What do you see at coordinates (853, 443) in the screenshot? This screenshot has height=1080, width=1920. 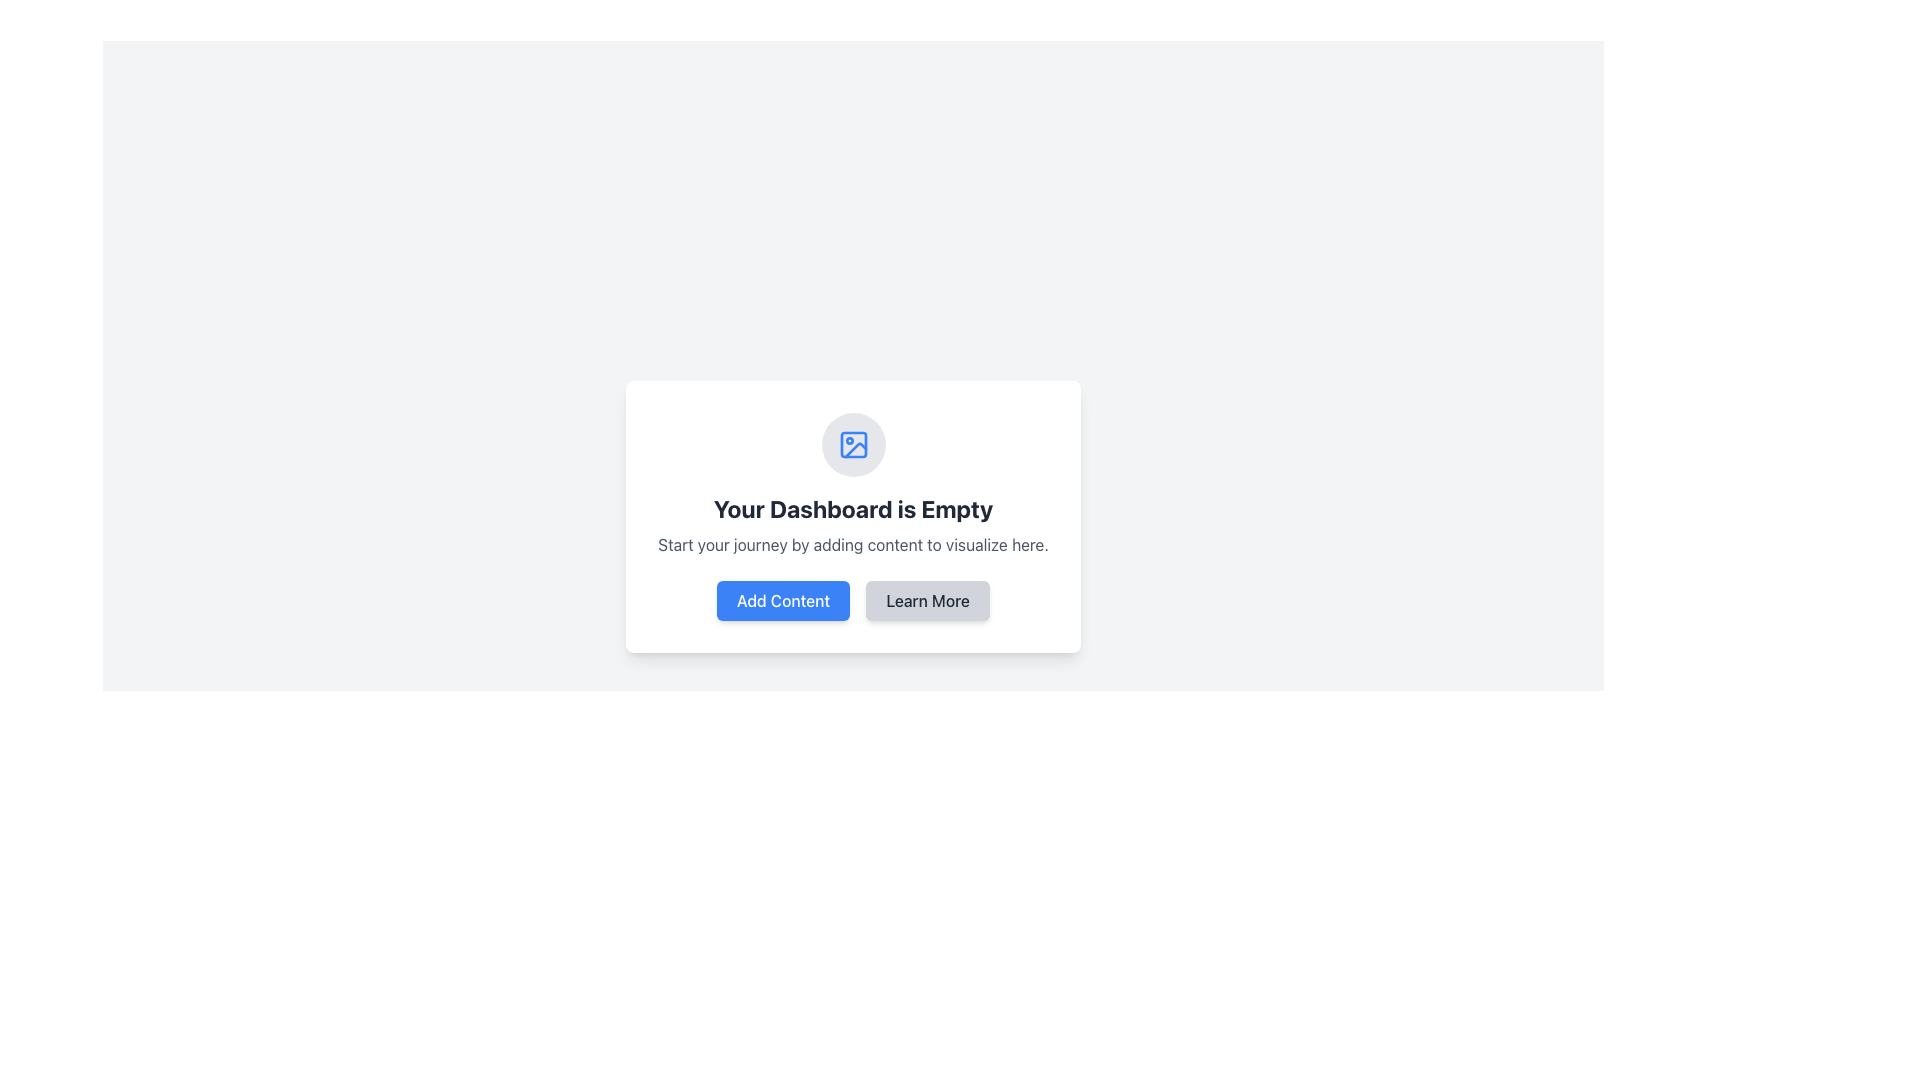 I see `the image icon with a blue outline and light gray circular background located at the top of the card interface` at bounding box center [853, 443].